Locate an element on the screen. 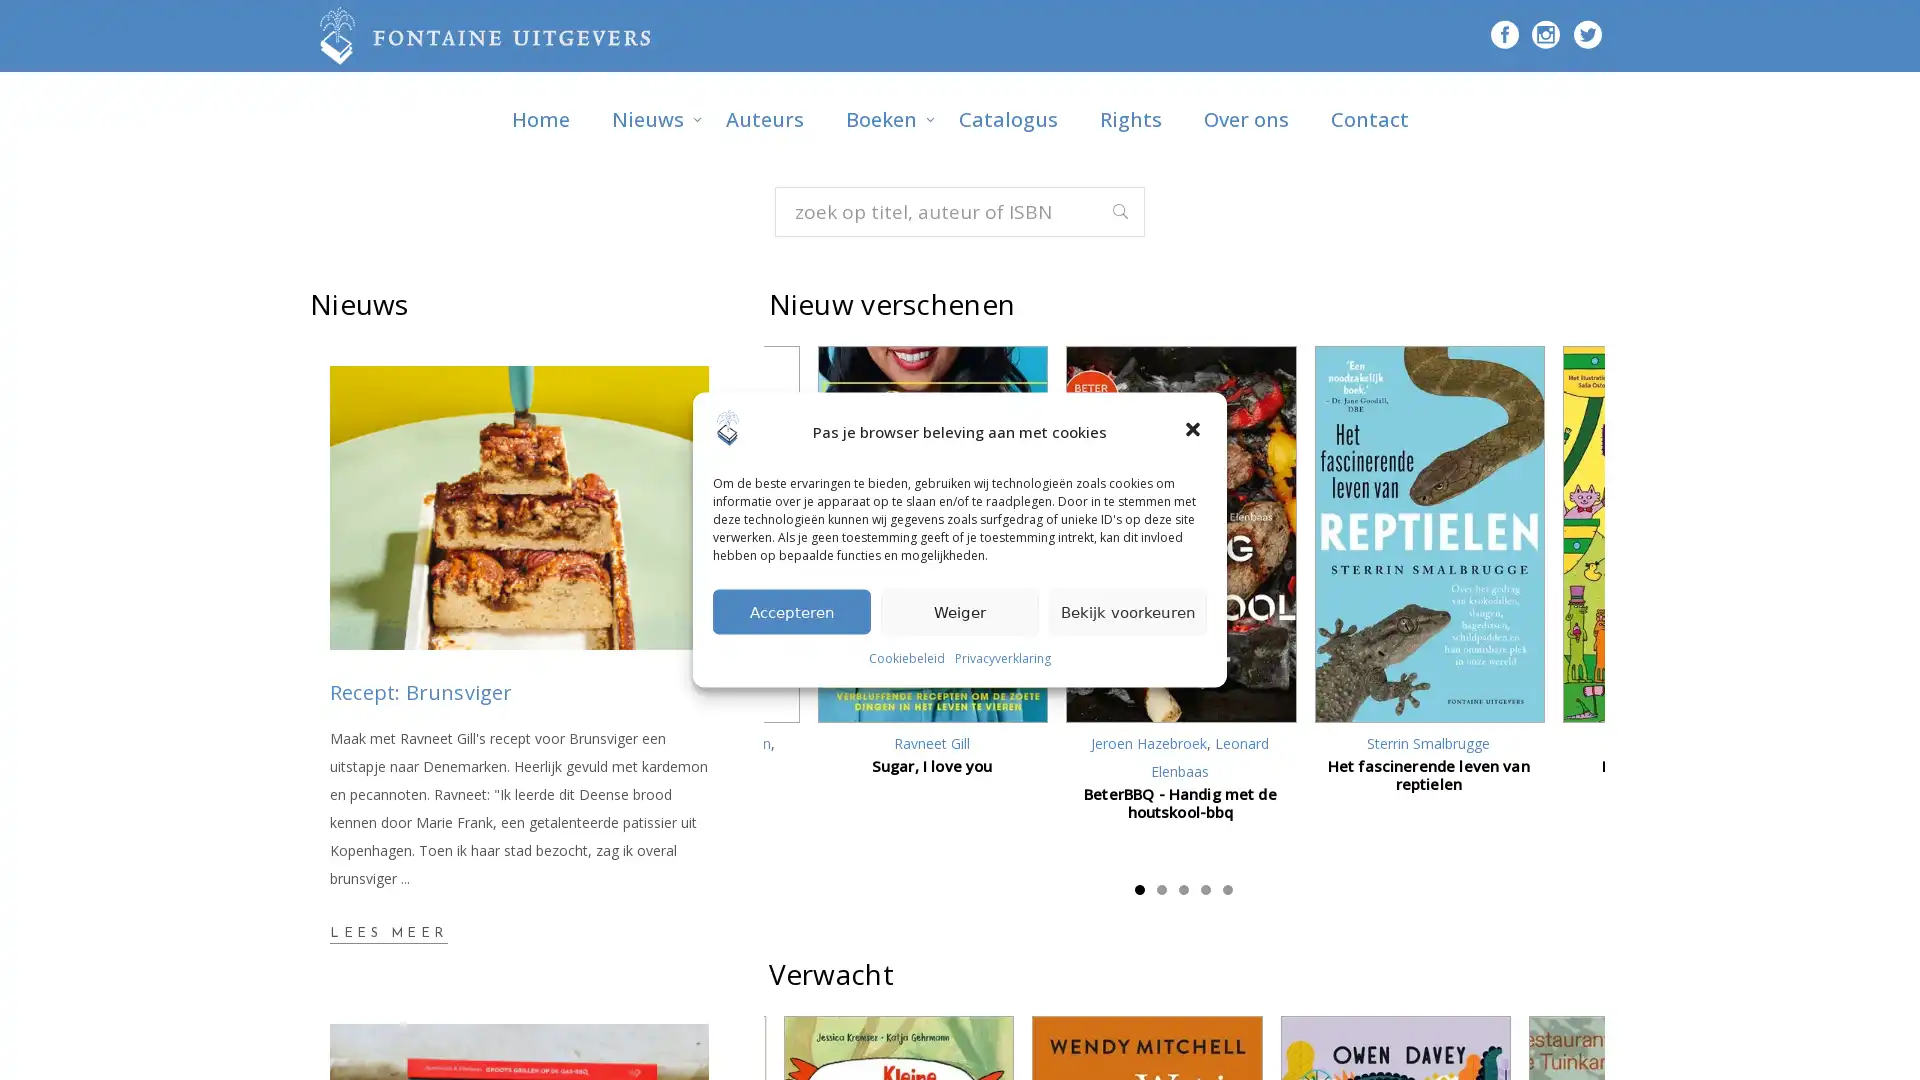 This screenshot has width=1920, height=1080. Bekijk voorkeuren is located at coordinates (1128, 610).